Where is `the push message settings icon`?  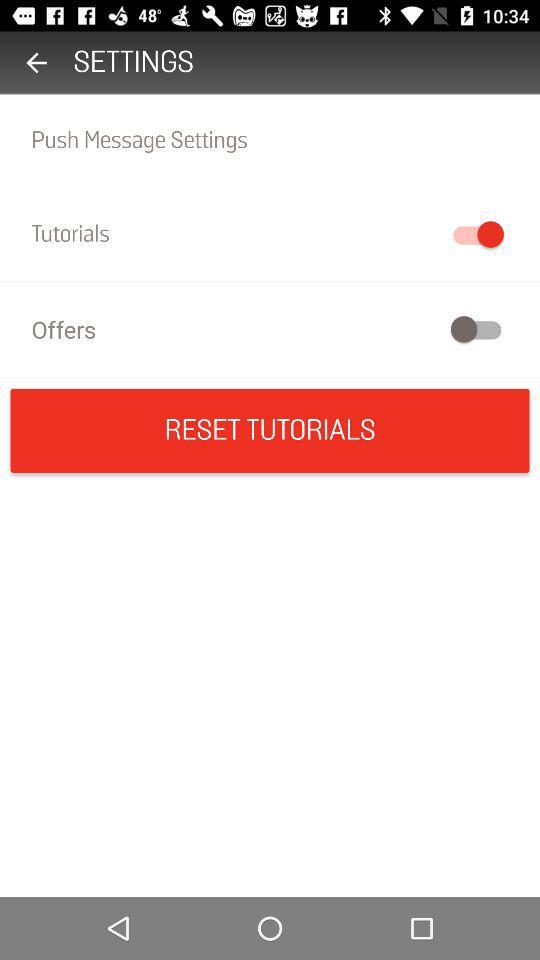
the push message settings icon is located at coordinates (270, 139).